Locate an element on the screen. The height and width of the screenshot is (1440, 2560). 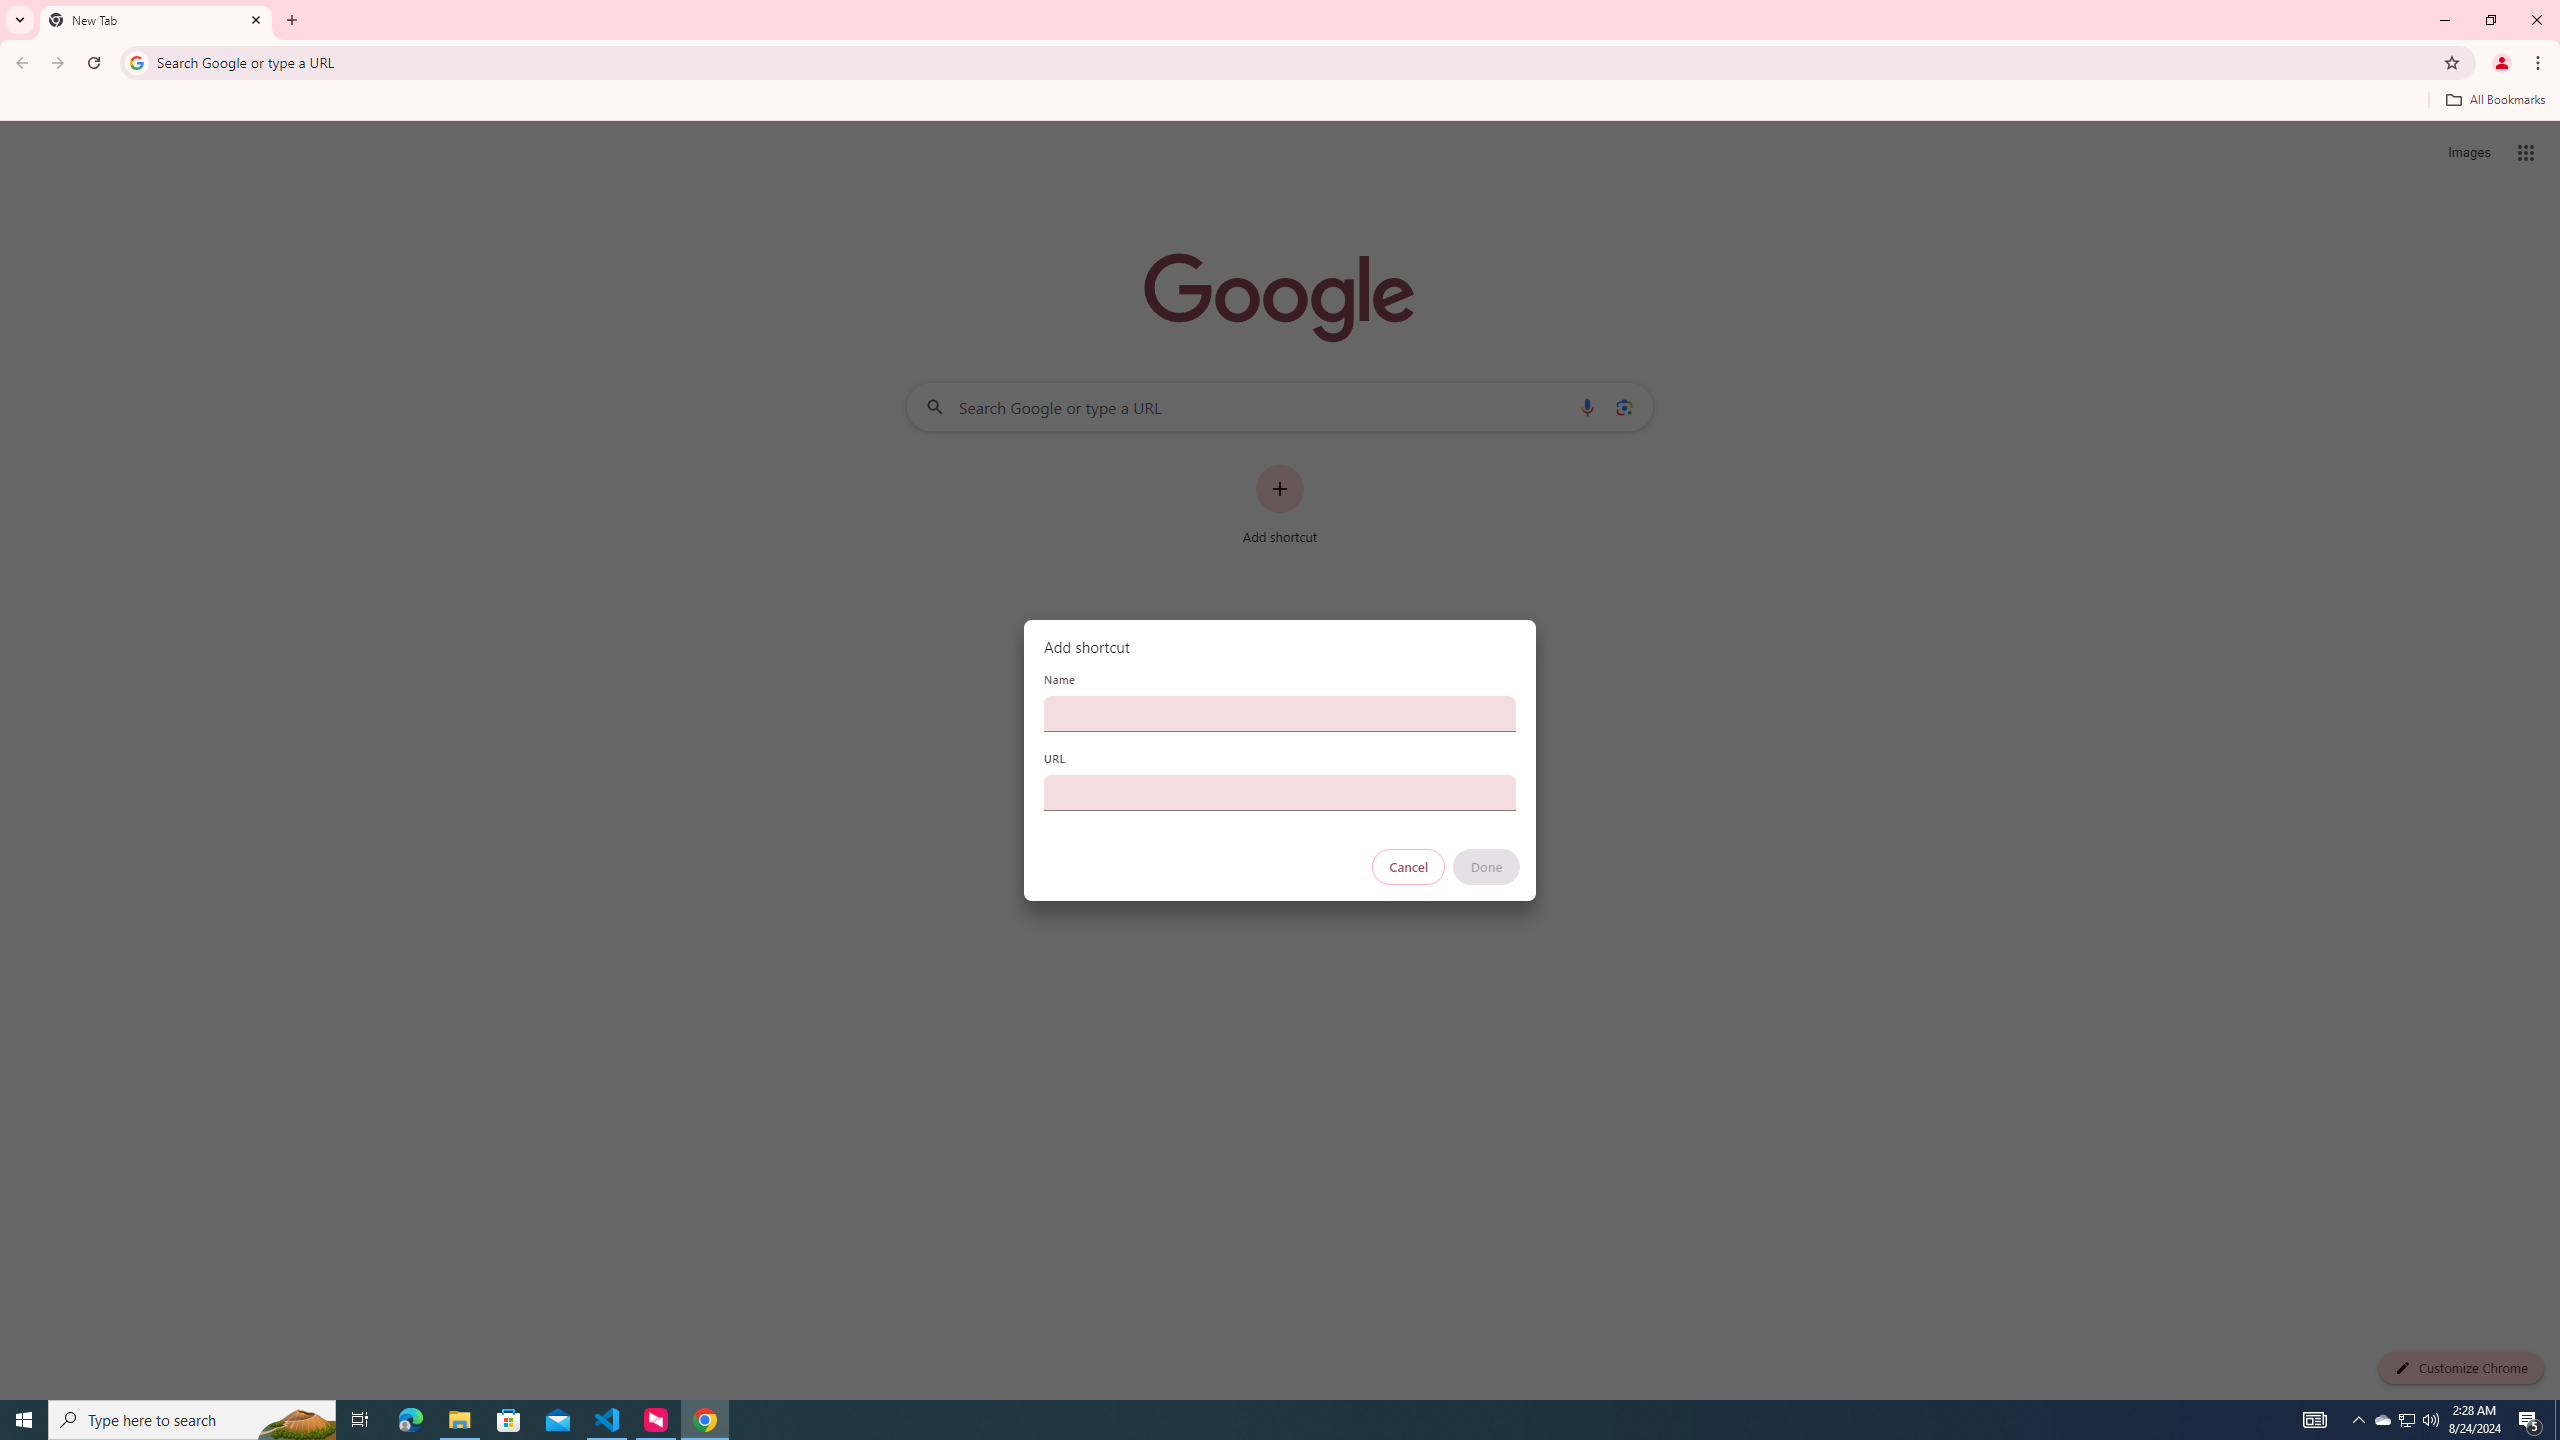
'URL' is located at coordinates (1280, 792).